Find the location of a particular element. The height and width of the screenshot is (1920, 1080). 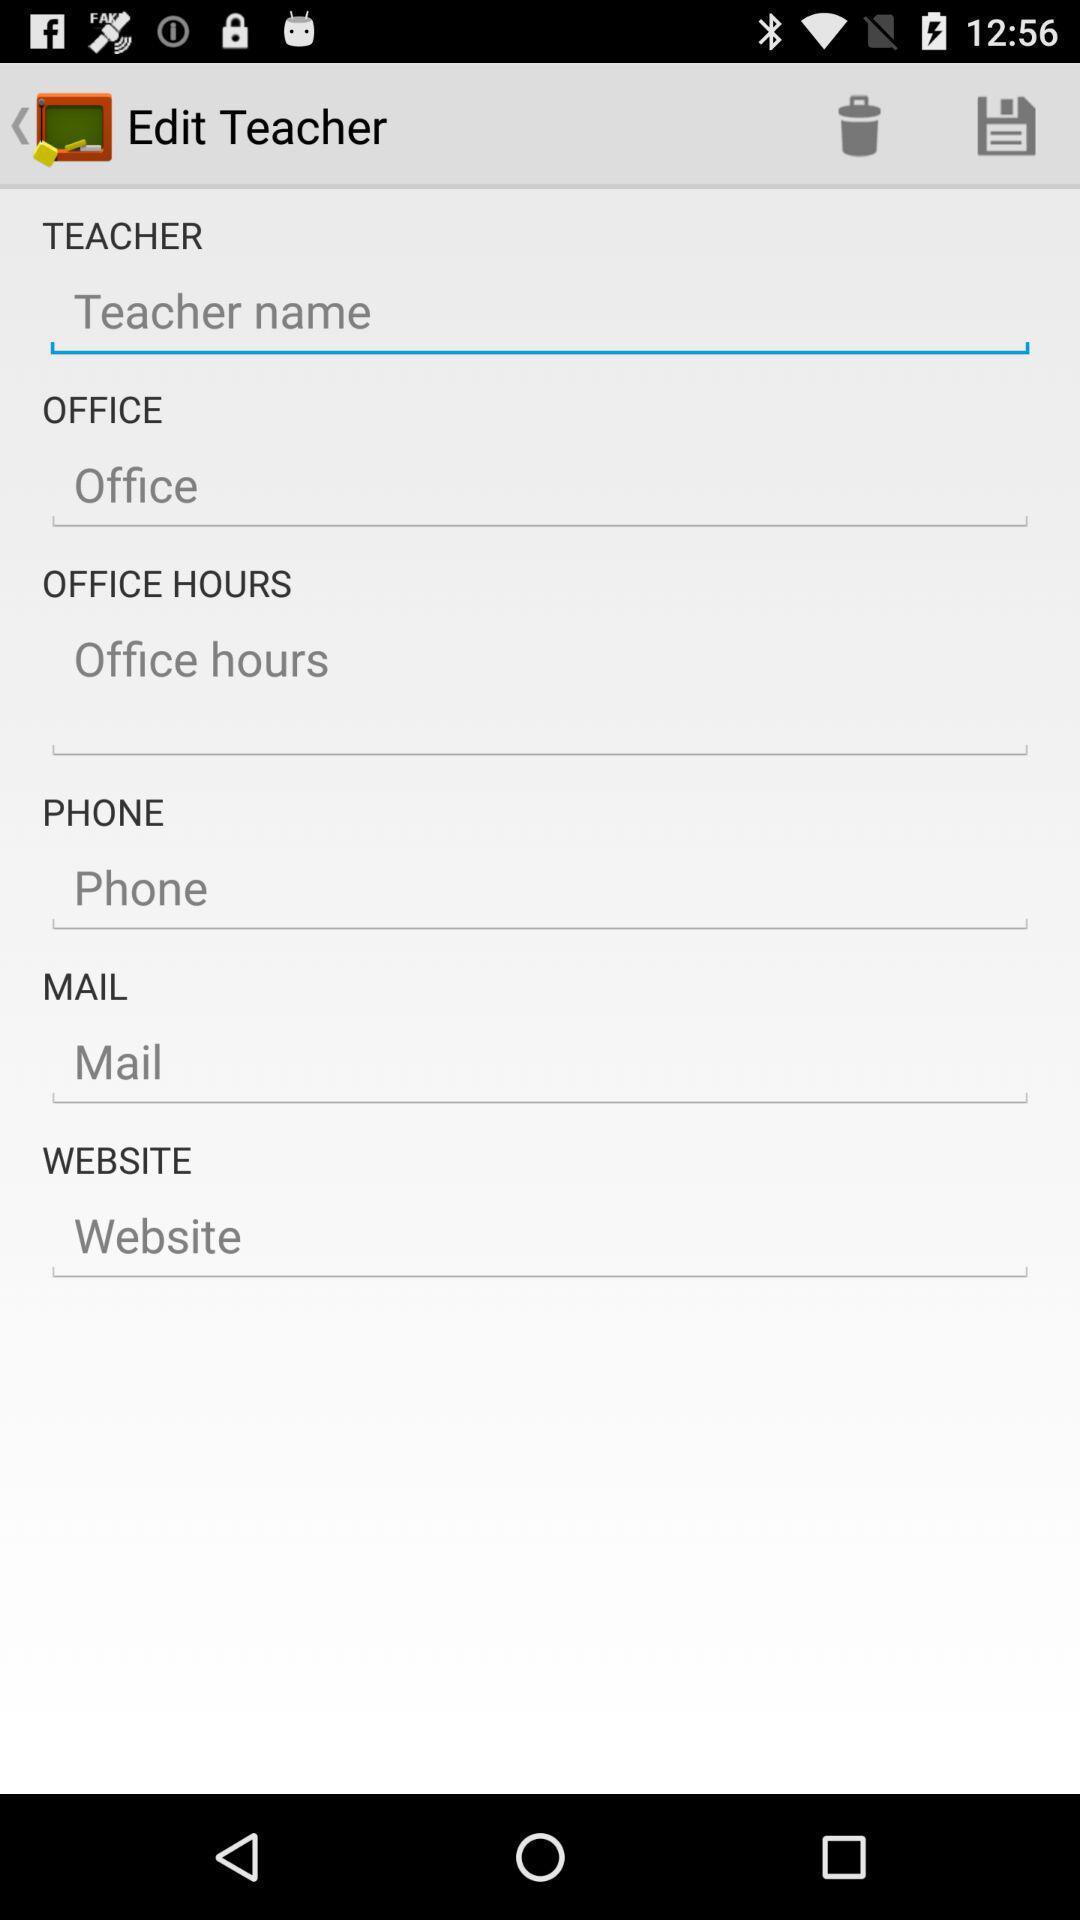

the text field which is below mail on the page is located at coordinates (540, 1060).